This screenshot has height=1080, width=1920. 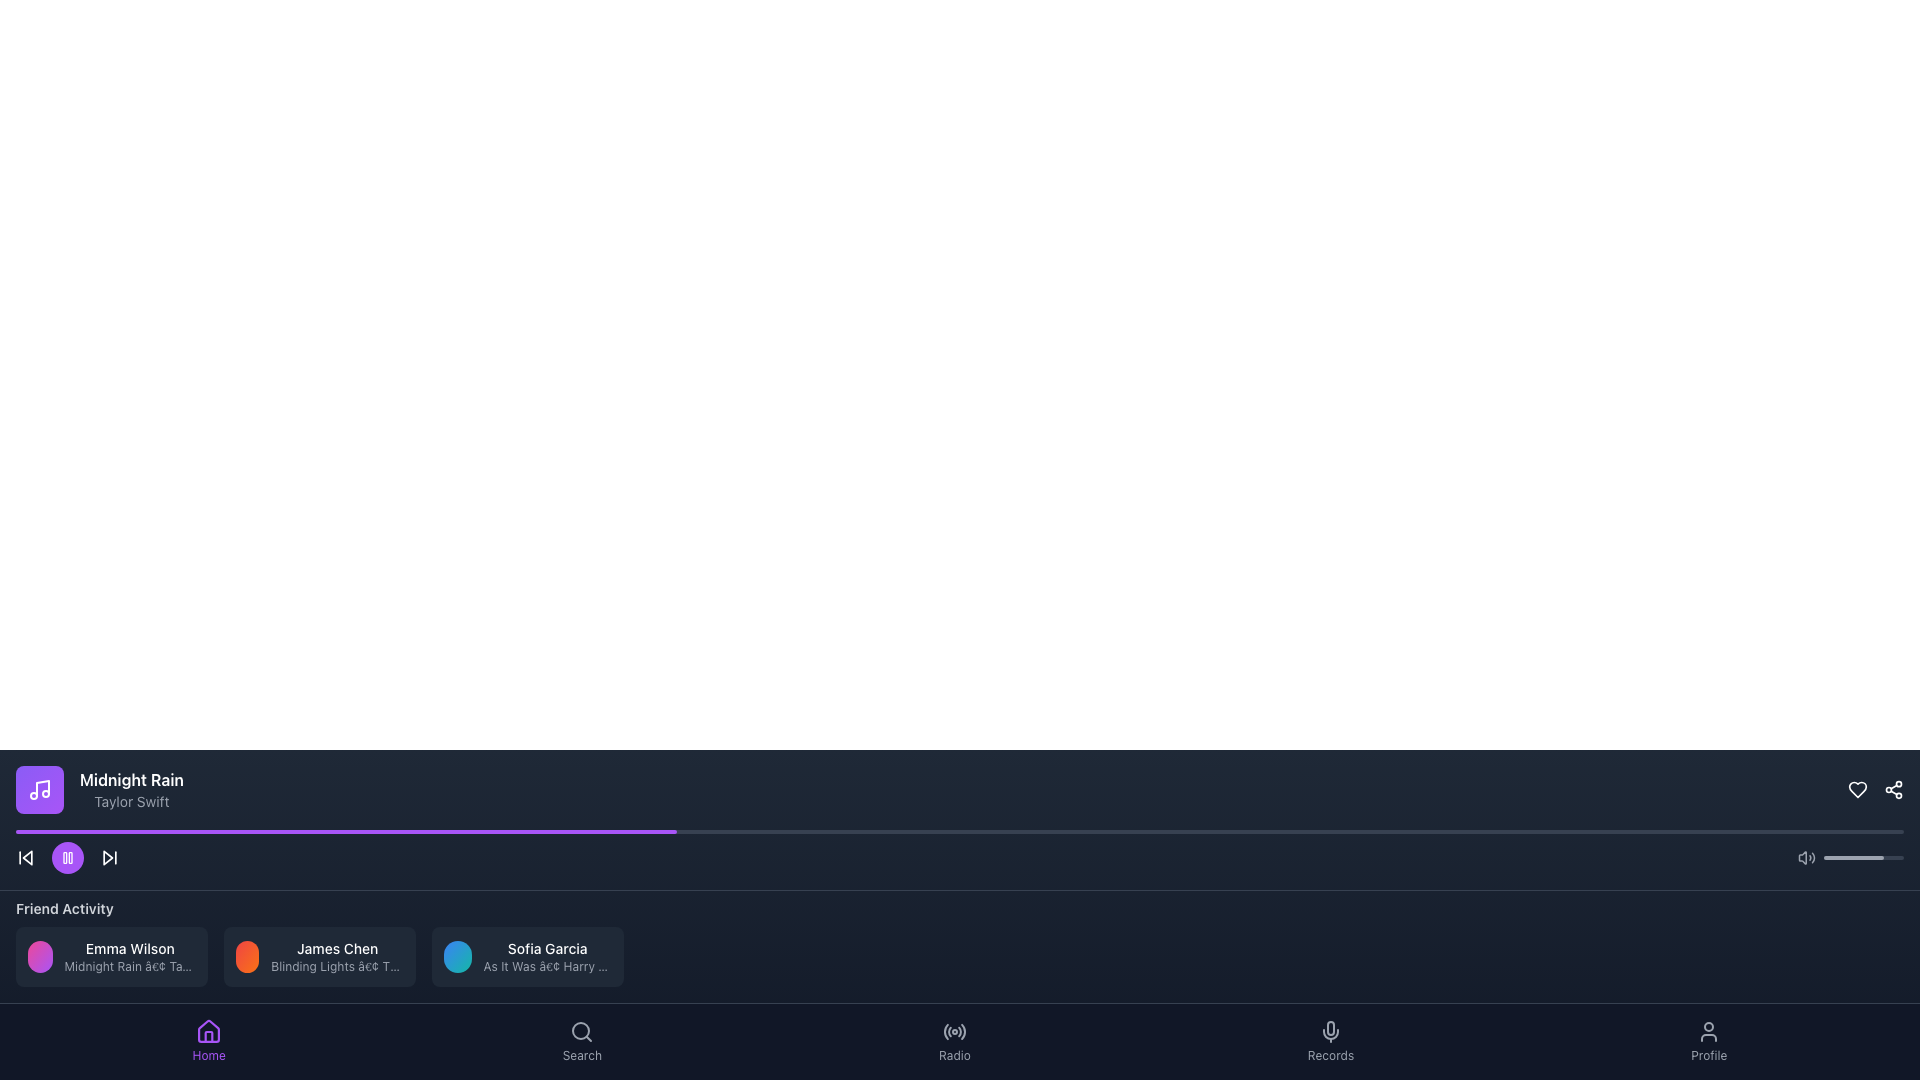 What do you see at coordinates (1330, 1032) in the screenshot?
I see `the microphone icon button located in the 'Records' section of the bottom navigation bar` at bounding box center [1330, 1032].